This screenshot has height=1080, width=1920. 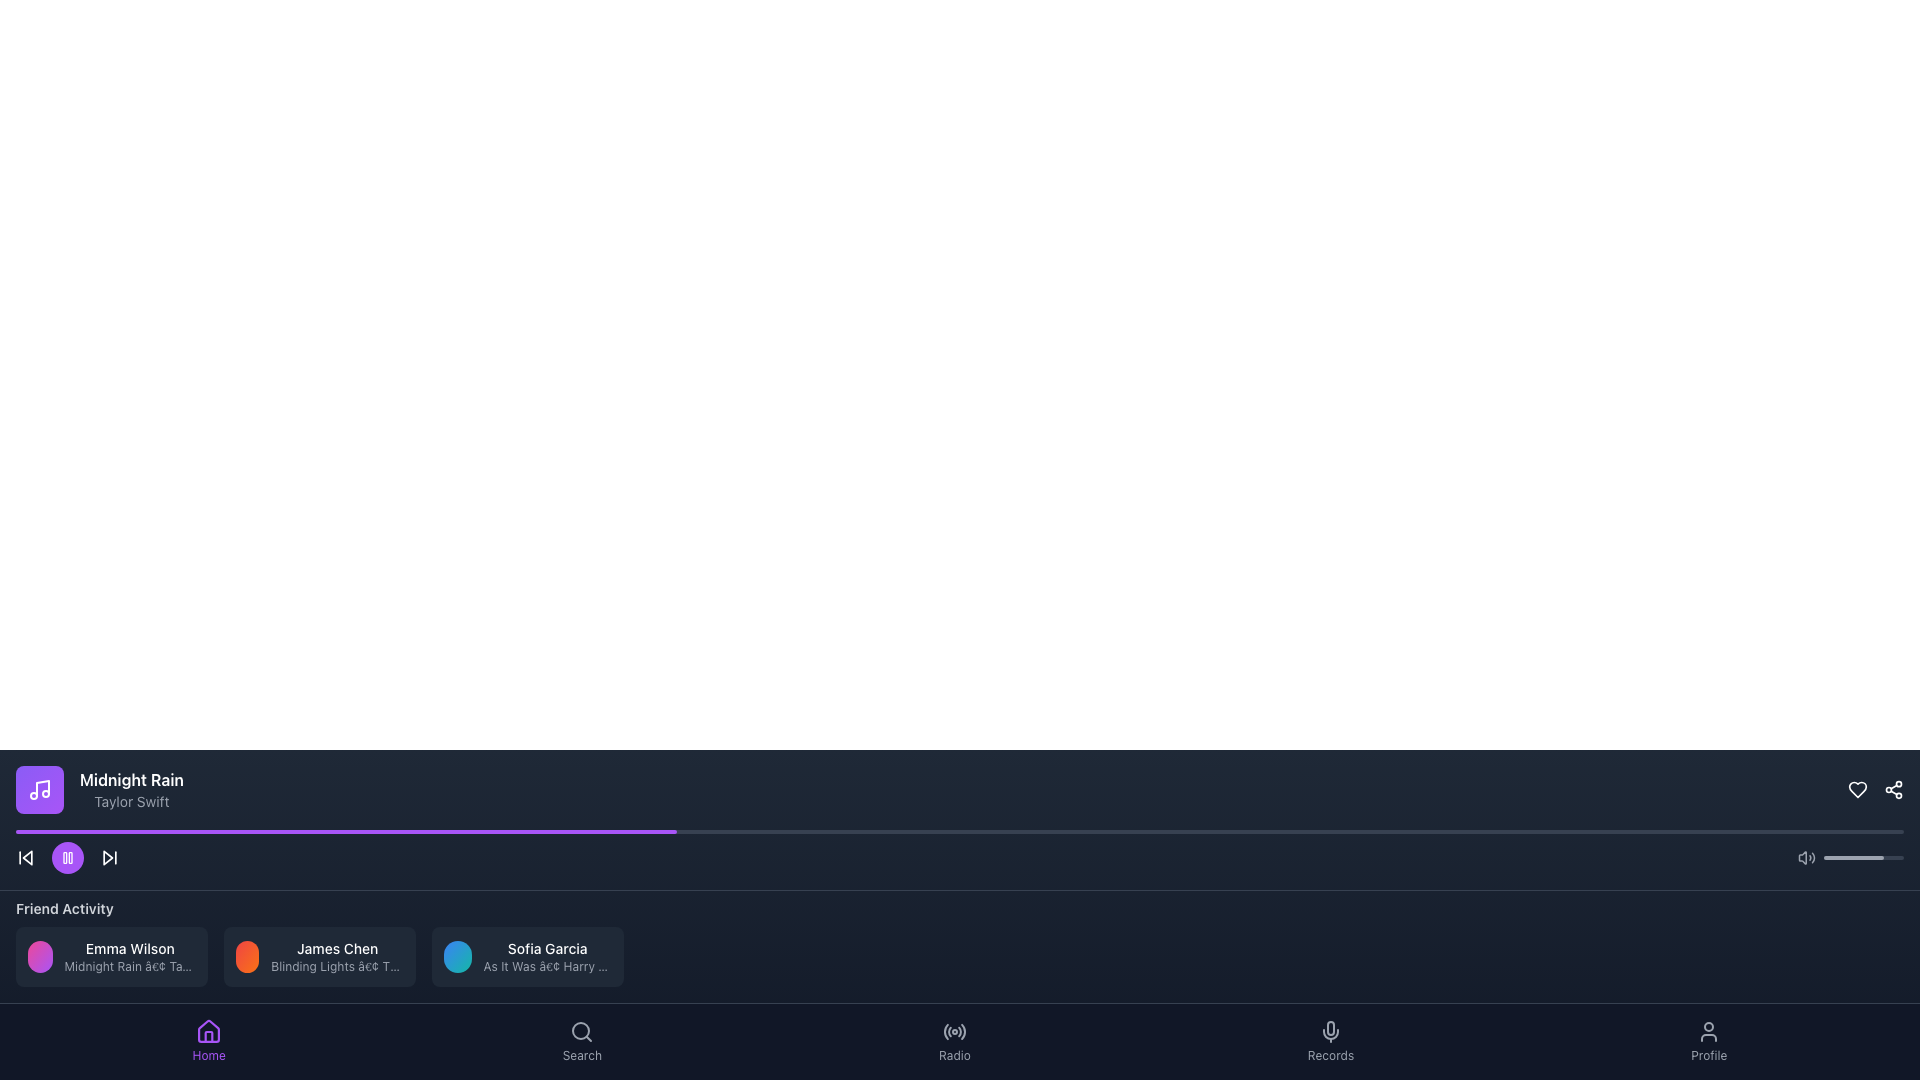 What do you see at coordinates (1330, 1032) in the screenshot?
I see `the microphone icon button located in the 'Records' section of the bottom navigation bar` at bounding box center [1330, 1032].